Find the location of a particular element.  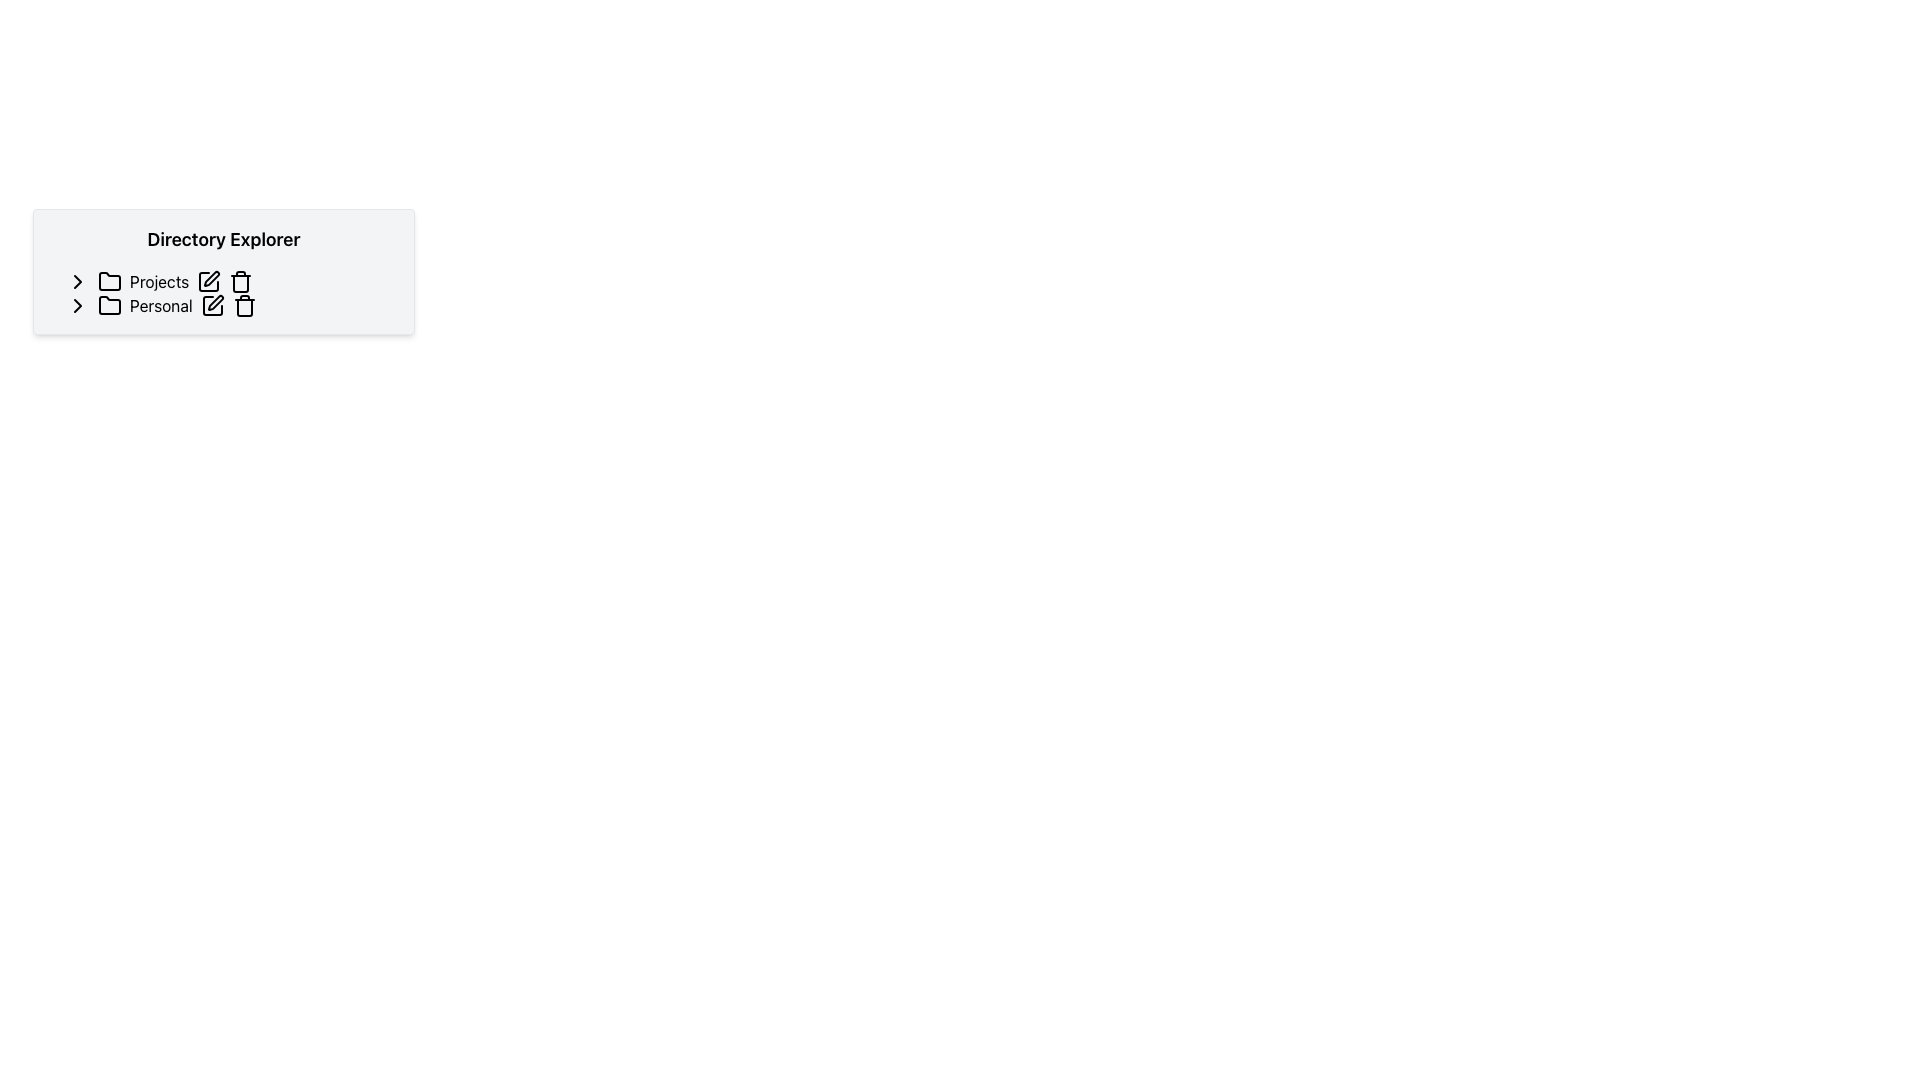

the Chevron Icon located to the left of the 'Projects' label is located at coordinates (77, 281).